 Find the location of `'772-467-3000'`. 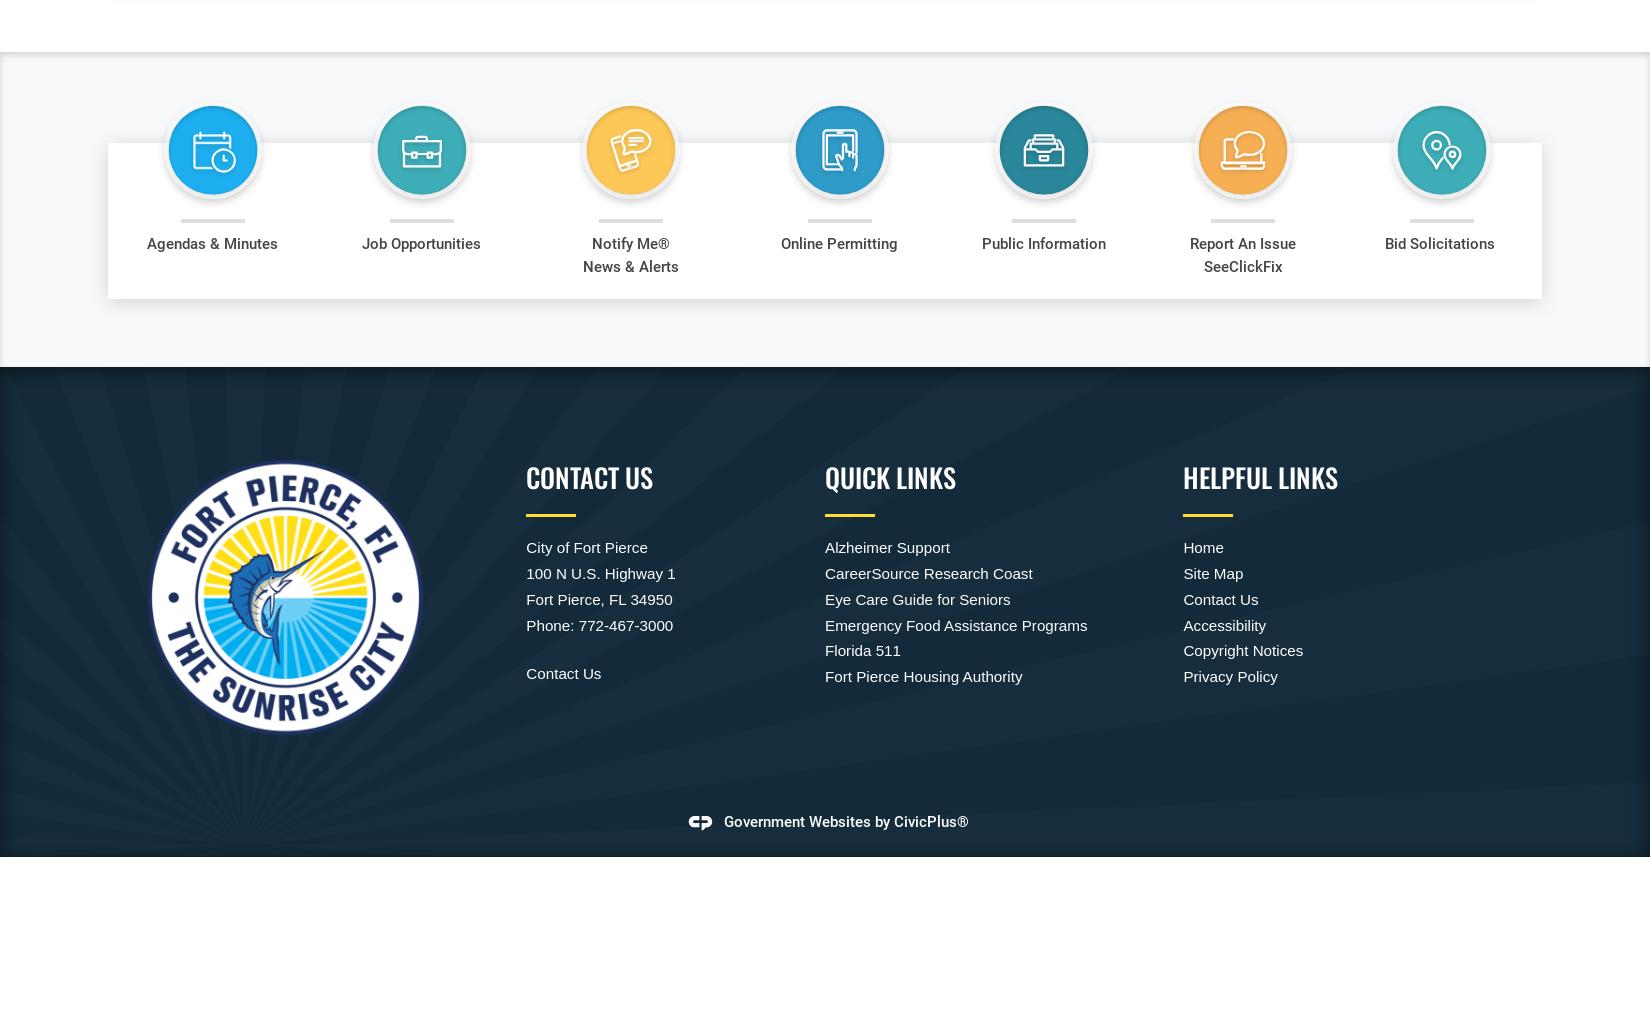

'772-467-3000' is located at coordinates (576, 624).